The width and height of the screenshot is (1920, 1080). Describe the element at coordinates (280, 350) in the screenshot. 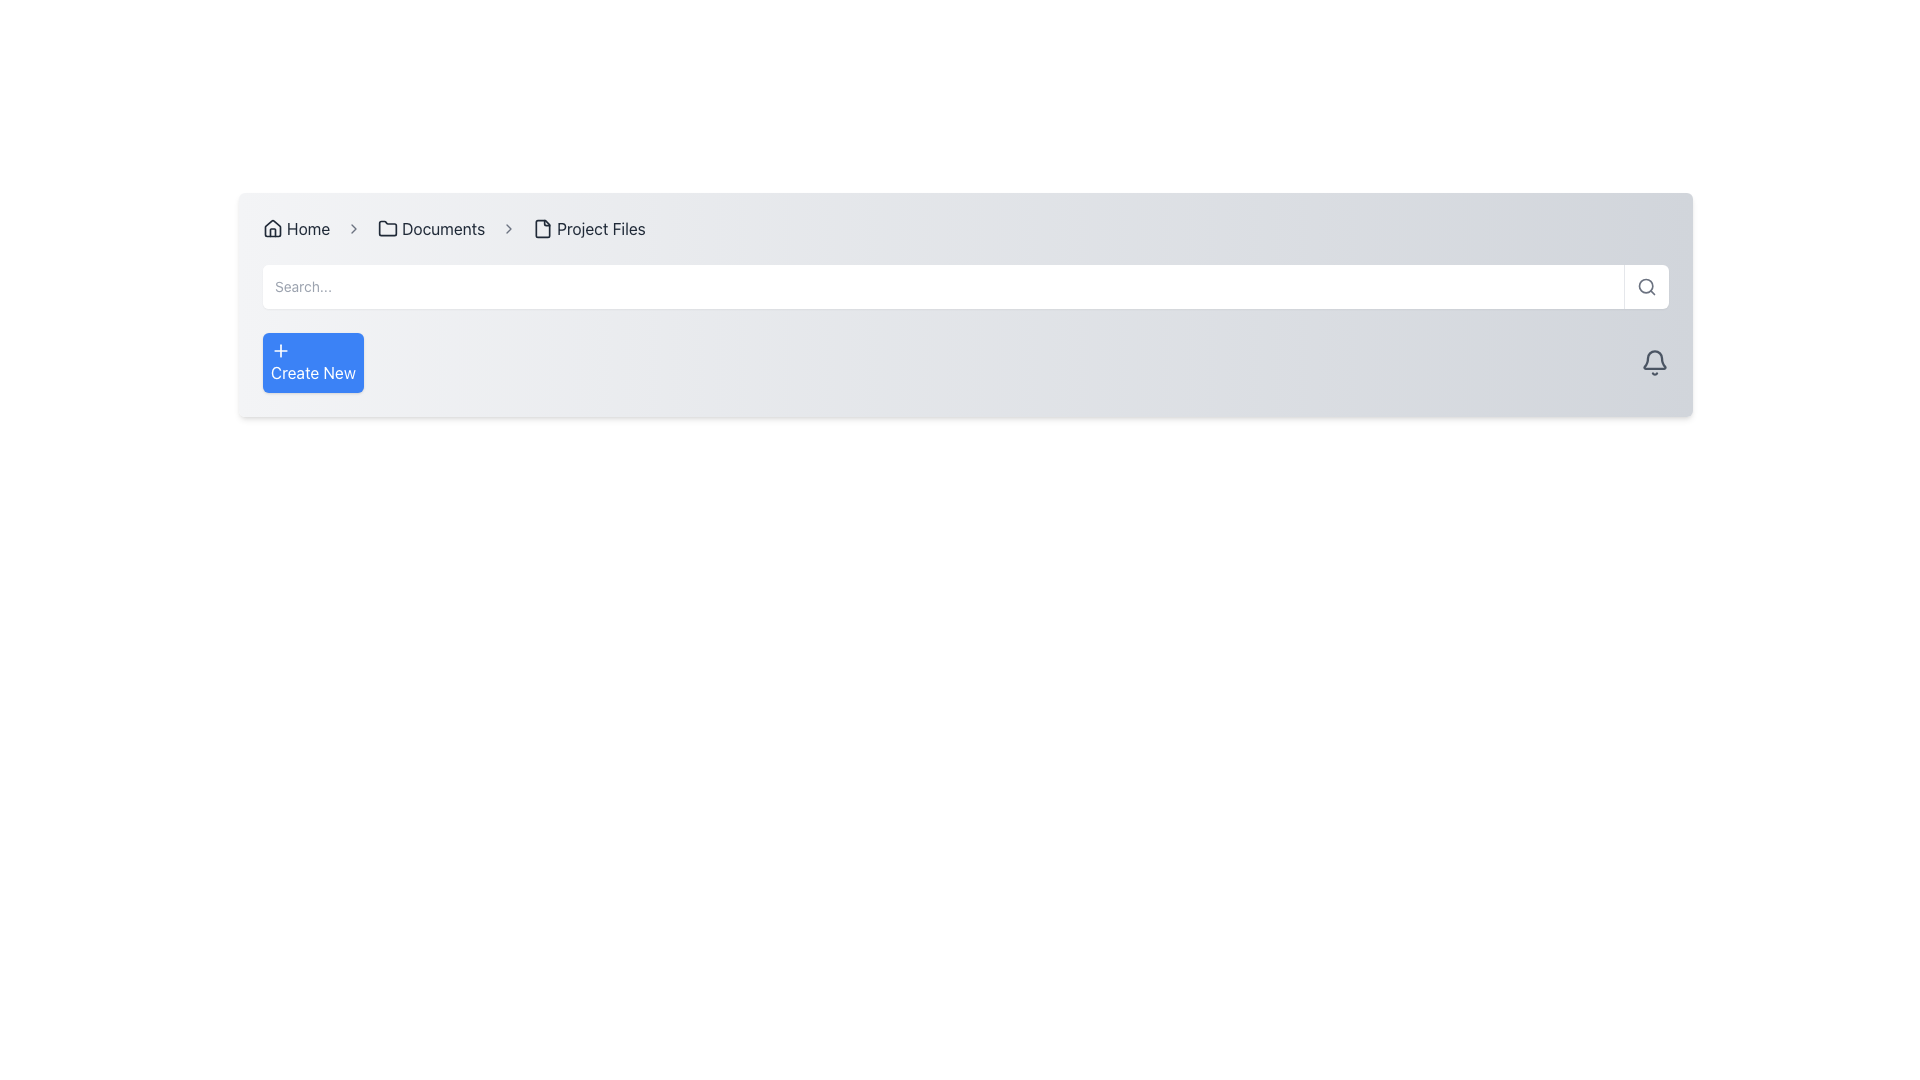

I see `the icon` at that location.